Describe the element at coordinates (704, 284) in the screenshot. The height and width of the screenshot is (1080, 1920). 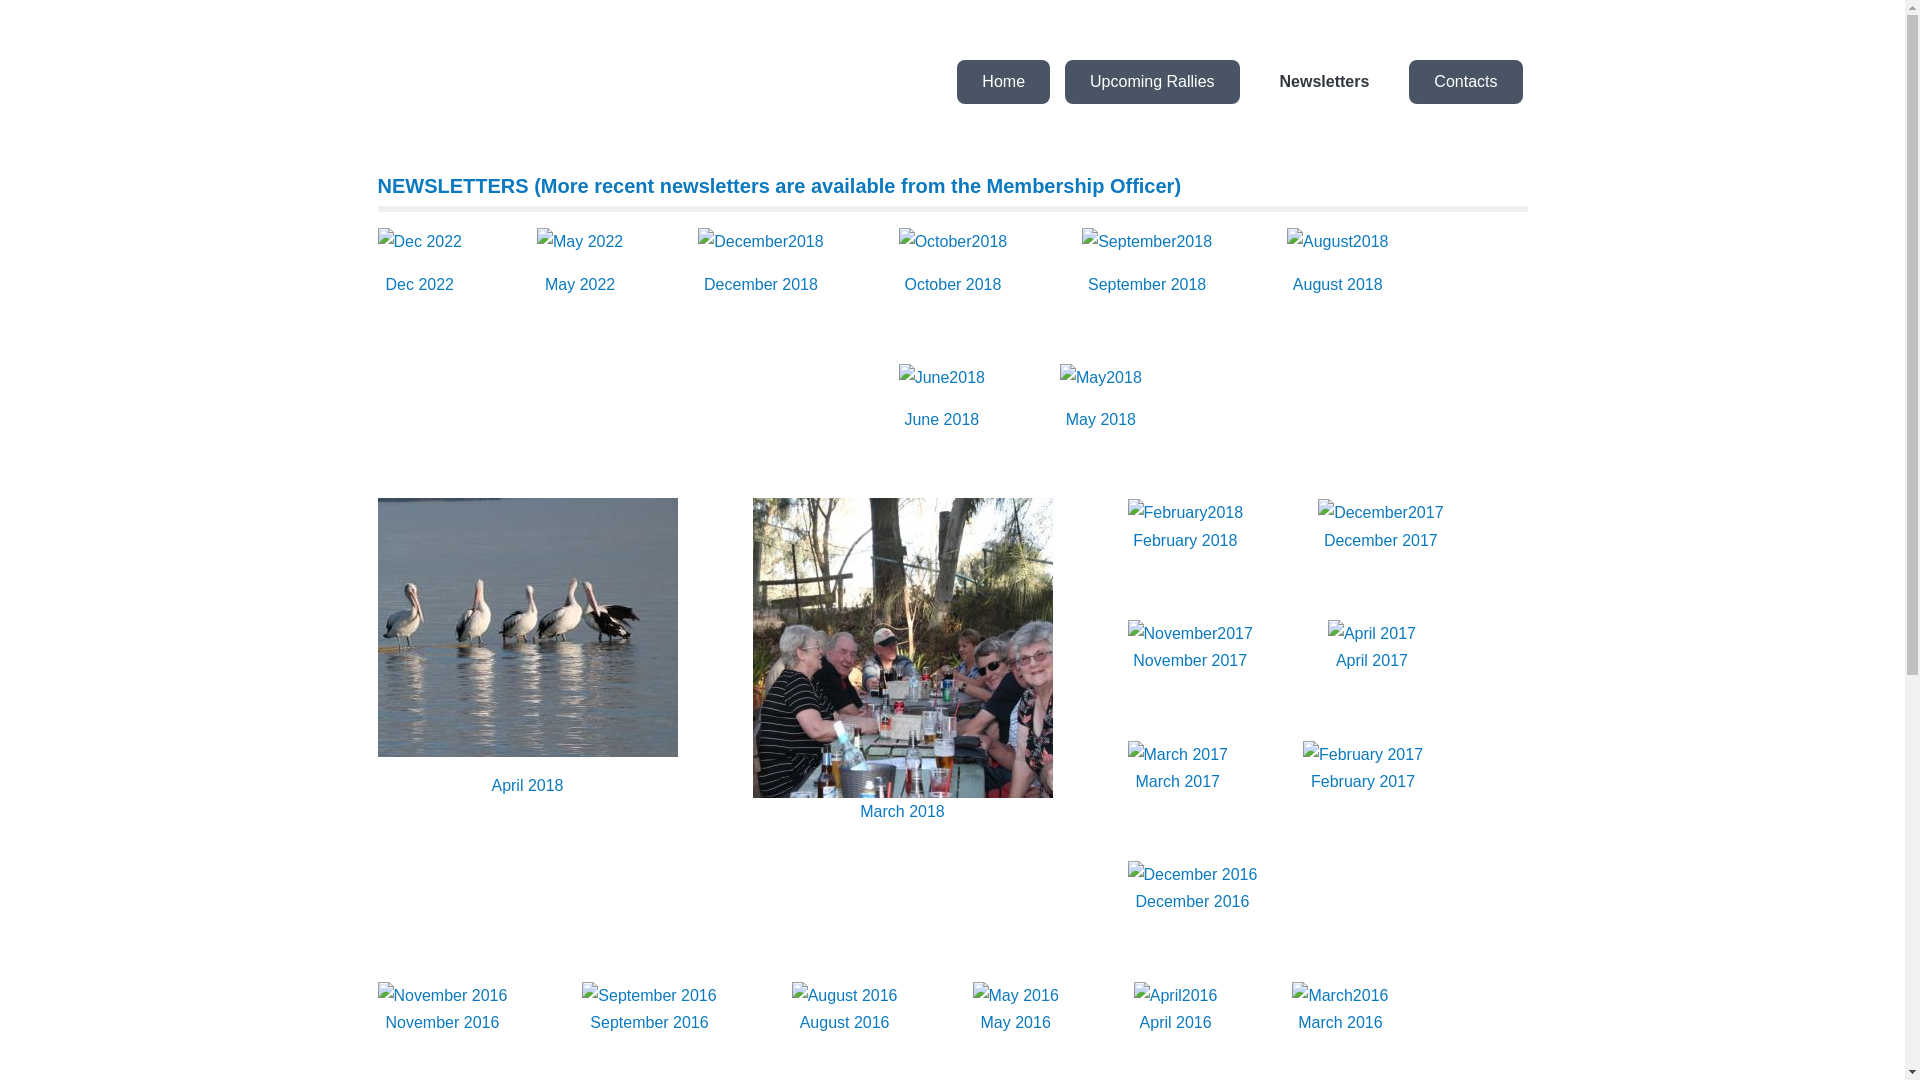
I see `'December 2018'` at that location.